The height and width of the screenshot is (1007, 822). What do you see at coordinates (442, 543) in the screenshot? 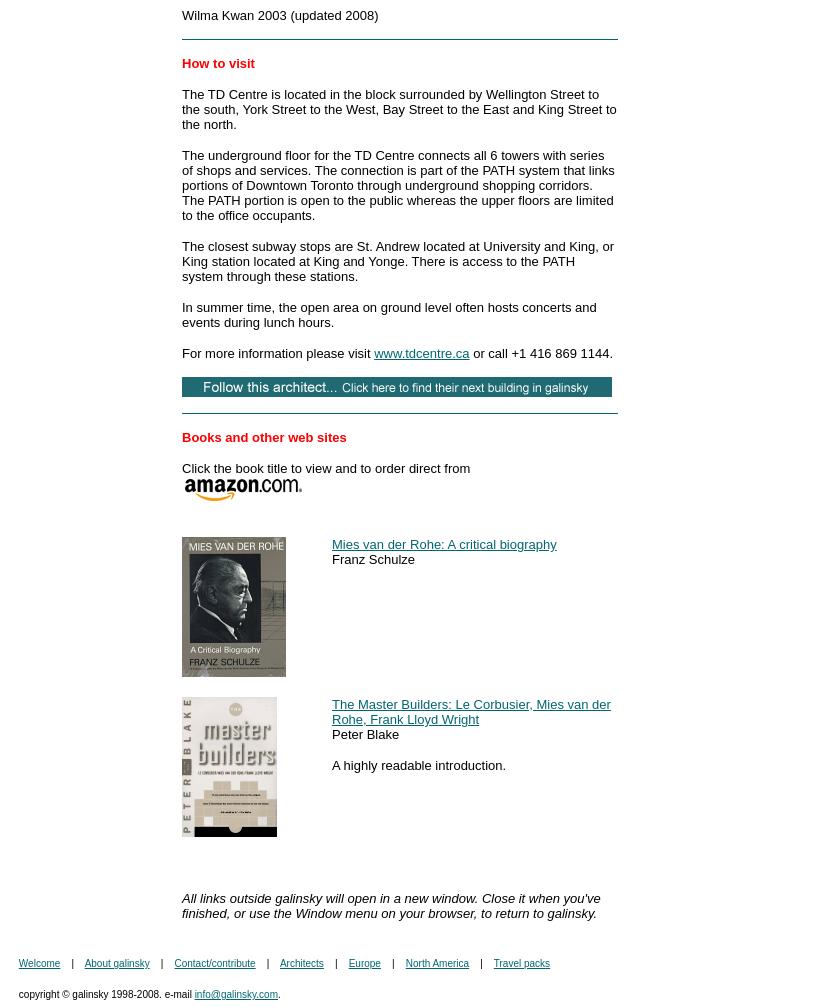
I see `'Mies van der Rohe: A
    critical biography'` at bounding box center [442, 543].